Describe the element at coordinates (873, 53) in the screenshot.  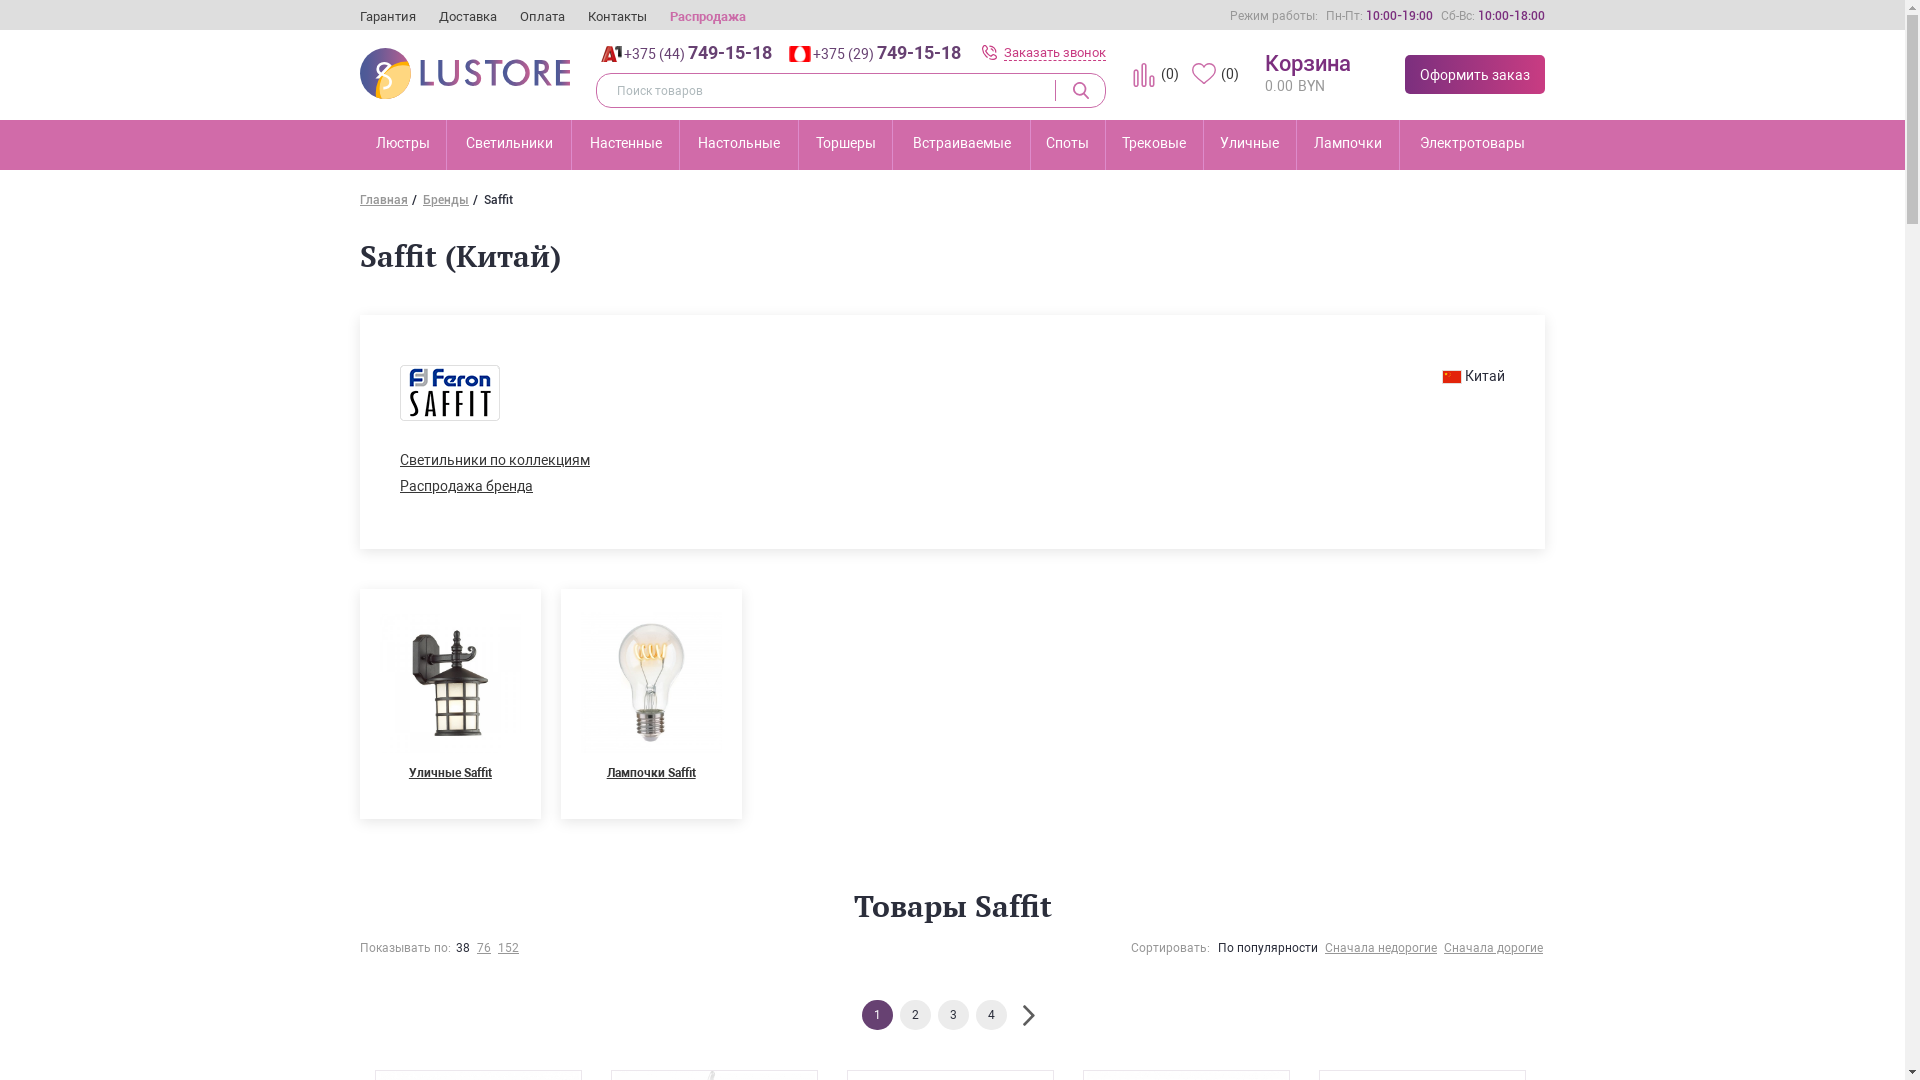
I see `'+375 (29) 749-15-18'` at that location.